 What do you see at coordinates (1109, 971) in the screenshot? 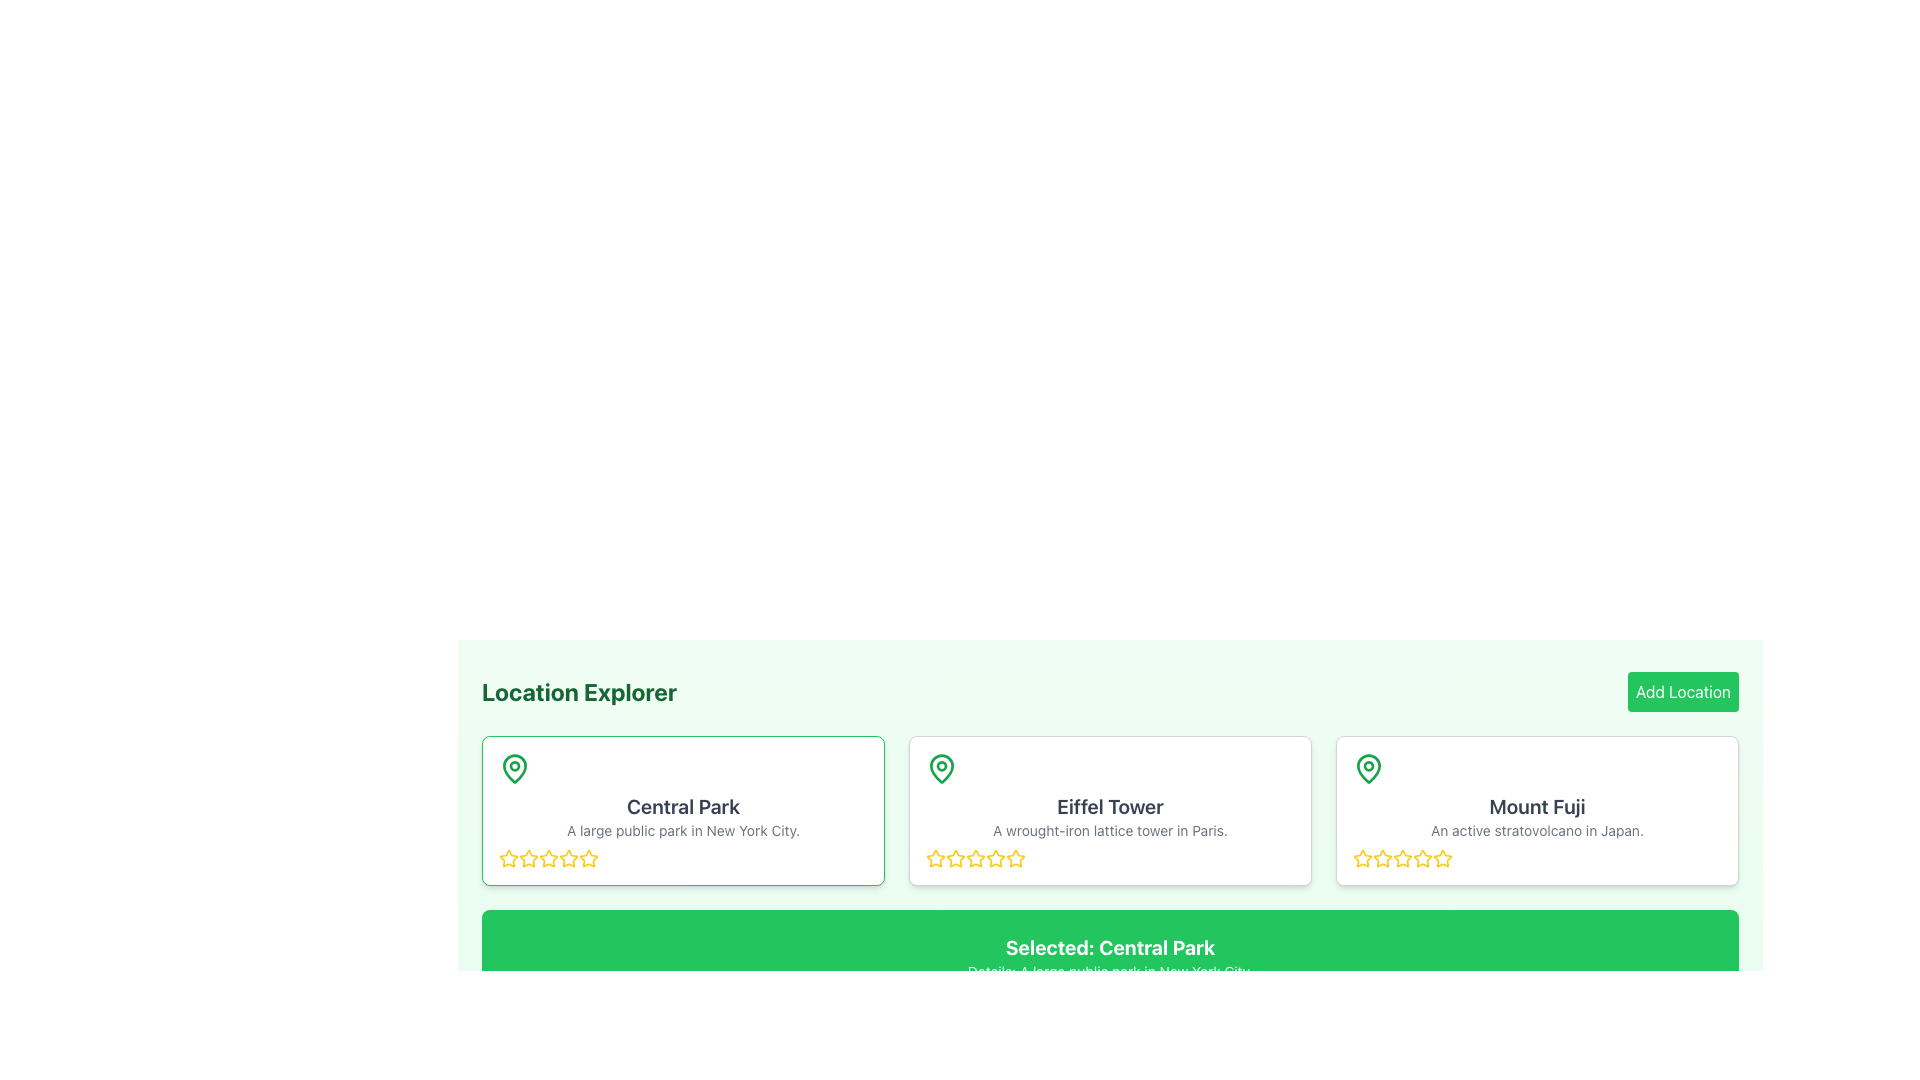
I see `the small-sized text with a green background and white font displaying 'Details: A large public park in New York City.' It is located below the text 'Selected: Central Park.'` at bounding box center [1109, 971].